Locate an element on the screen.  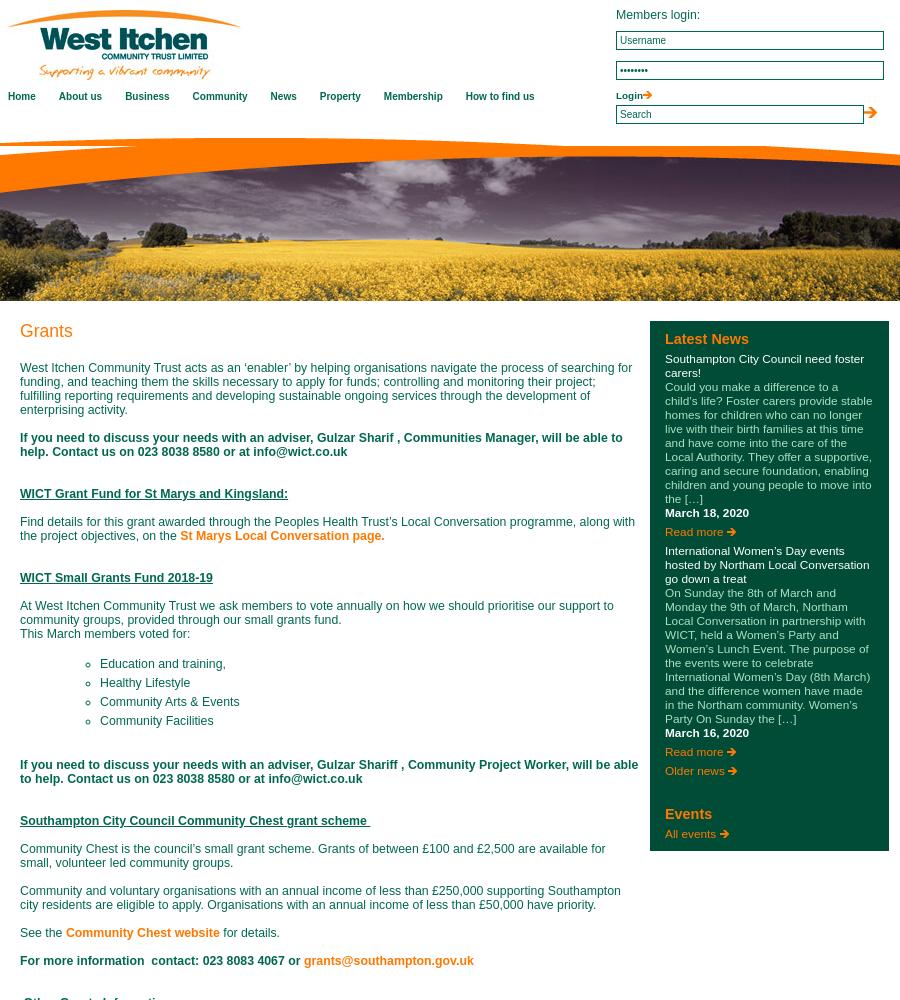
'Education and training,' is located at coordinates (162, 664).